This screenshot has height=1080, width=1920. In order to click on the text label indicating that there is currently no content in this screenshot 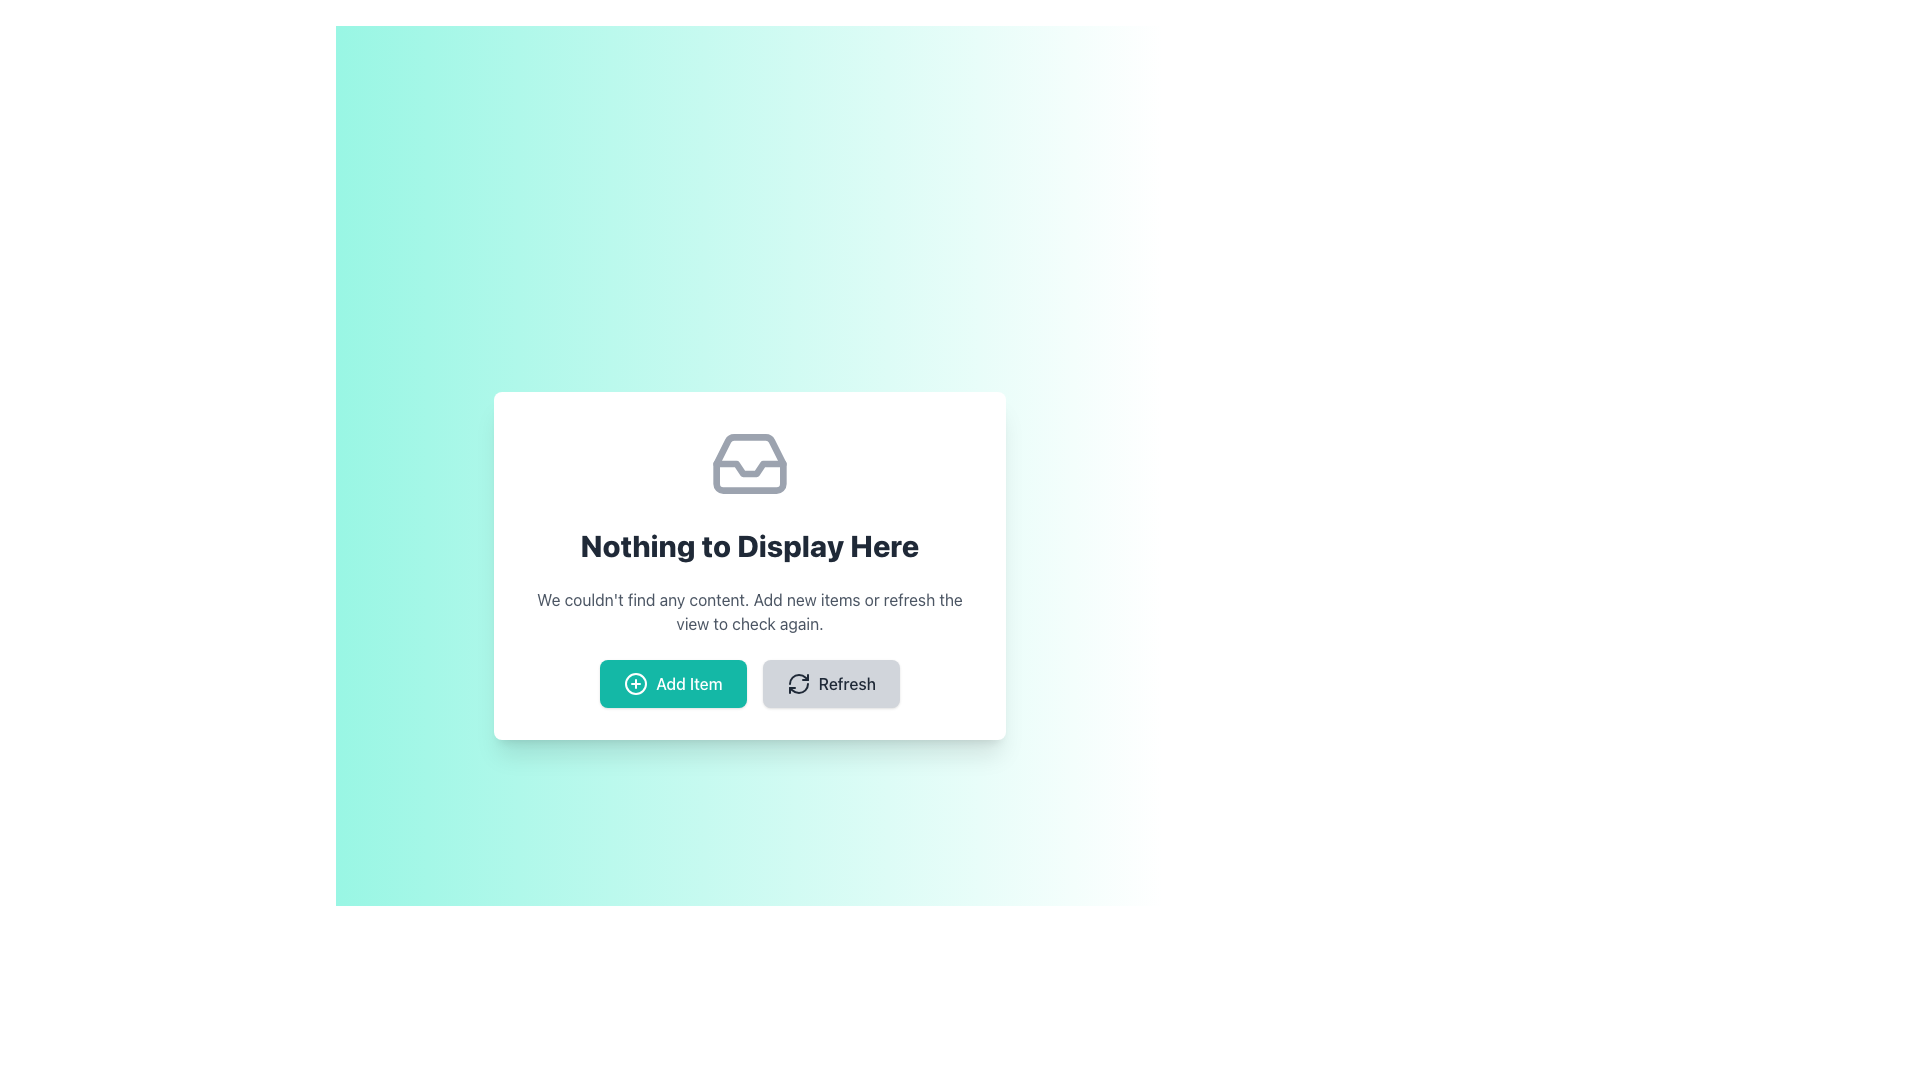, I will do `click(748, 546)`.